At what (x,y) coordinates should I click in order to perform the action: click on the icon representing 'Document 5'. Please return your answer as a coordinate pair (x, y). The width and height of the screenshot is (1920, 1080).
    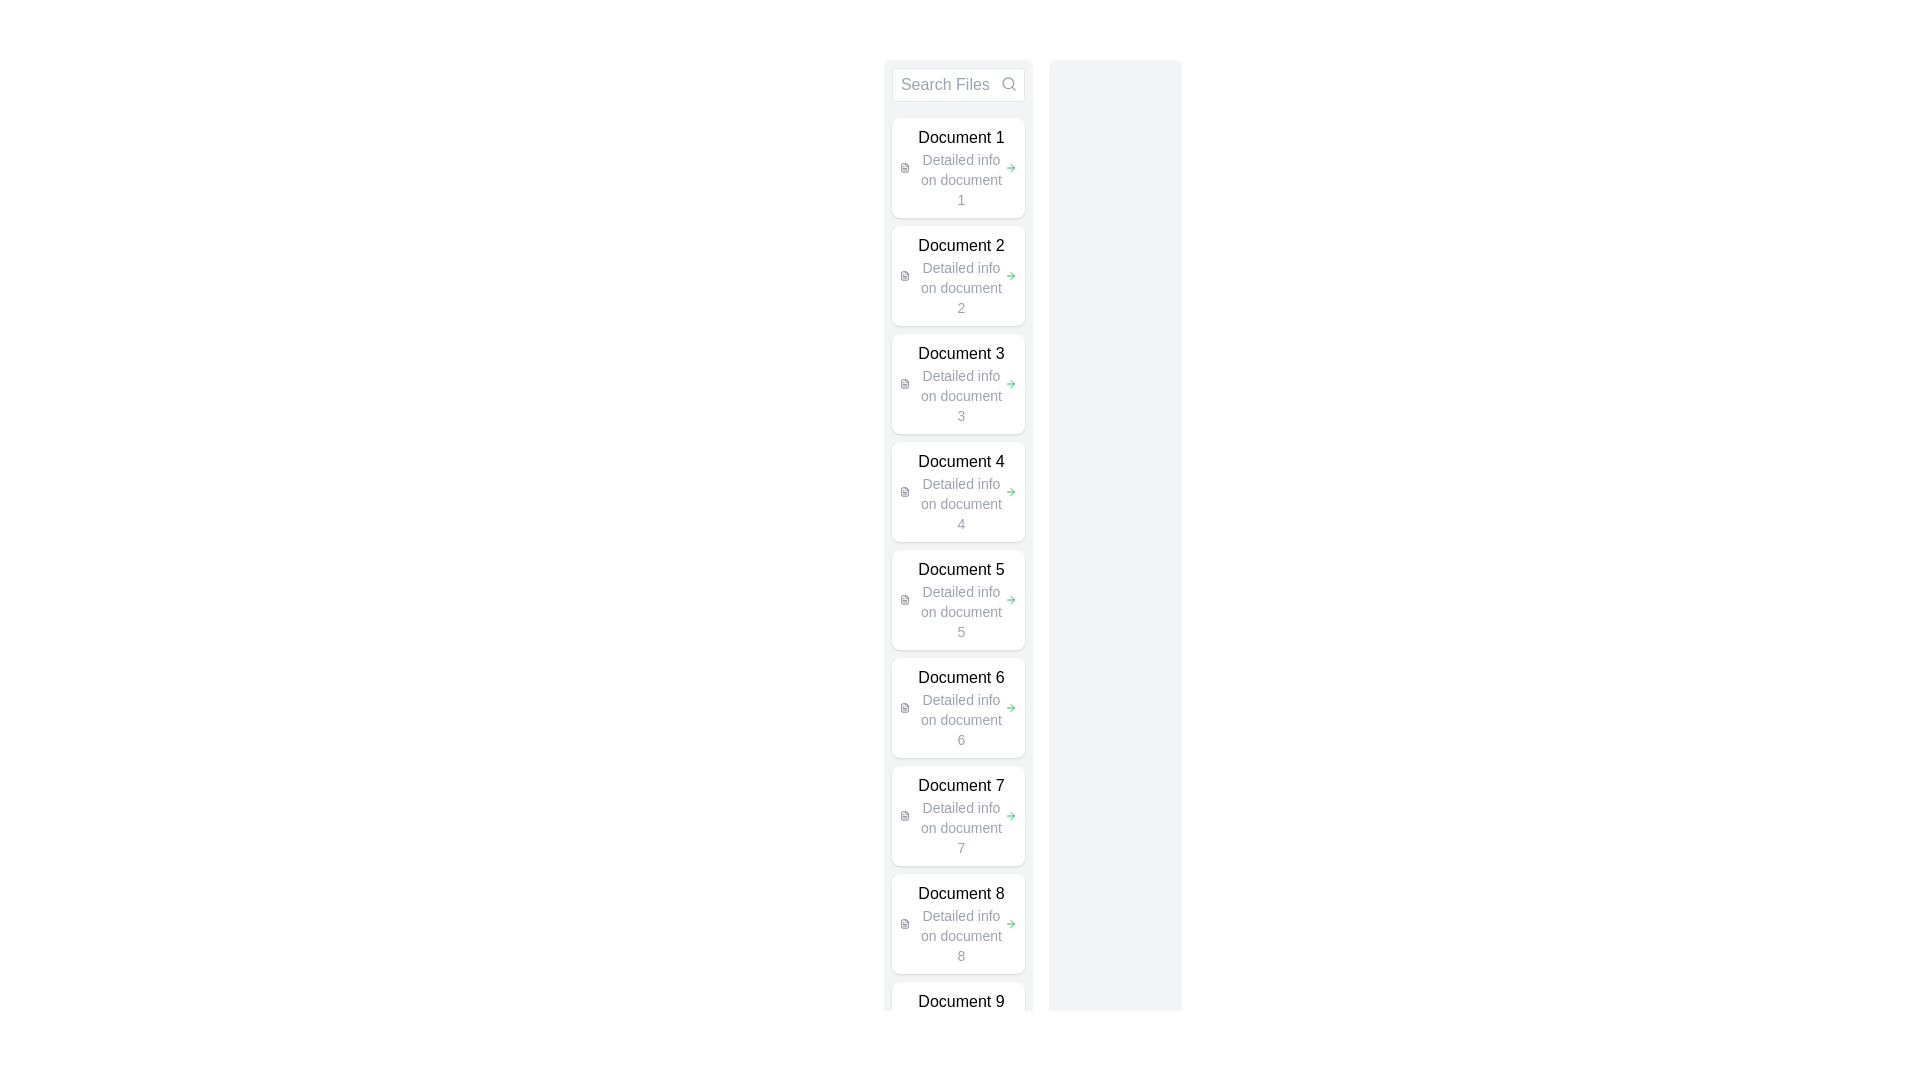
    Looking at the image, I should click on (903, 599).